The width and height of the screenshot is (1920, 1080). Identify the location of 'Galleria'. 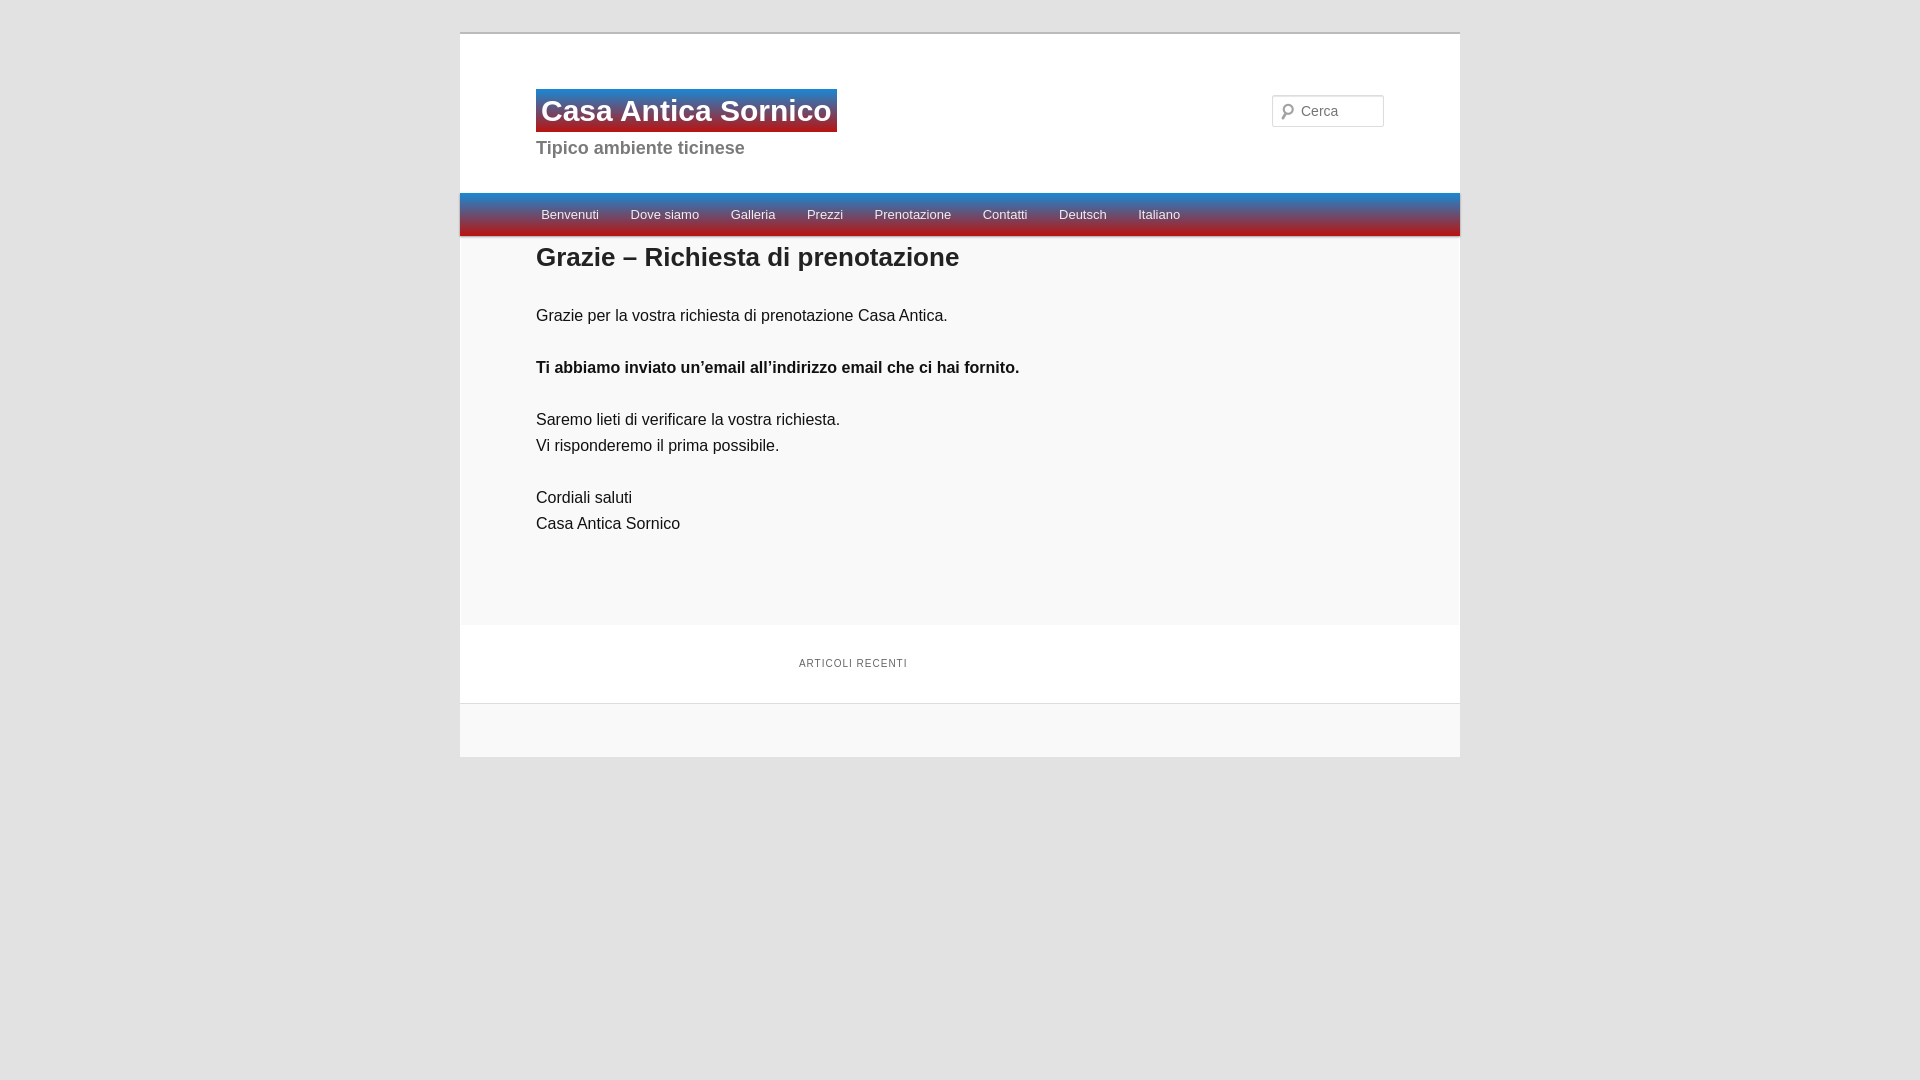
(752, 214).